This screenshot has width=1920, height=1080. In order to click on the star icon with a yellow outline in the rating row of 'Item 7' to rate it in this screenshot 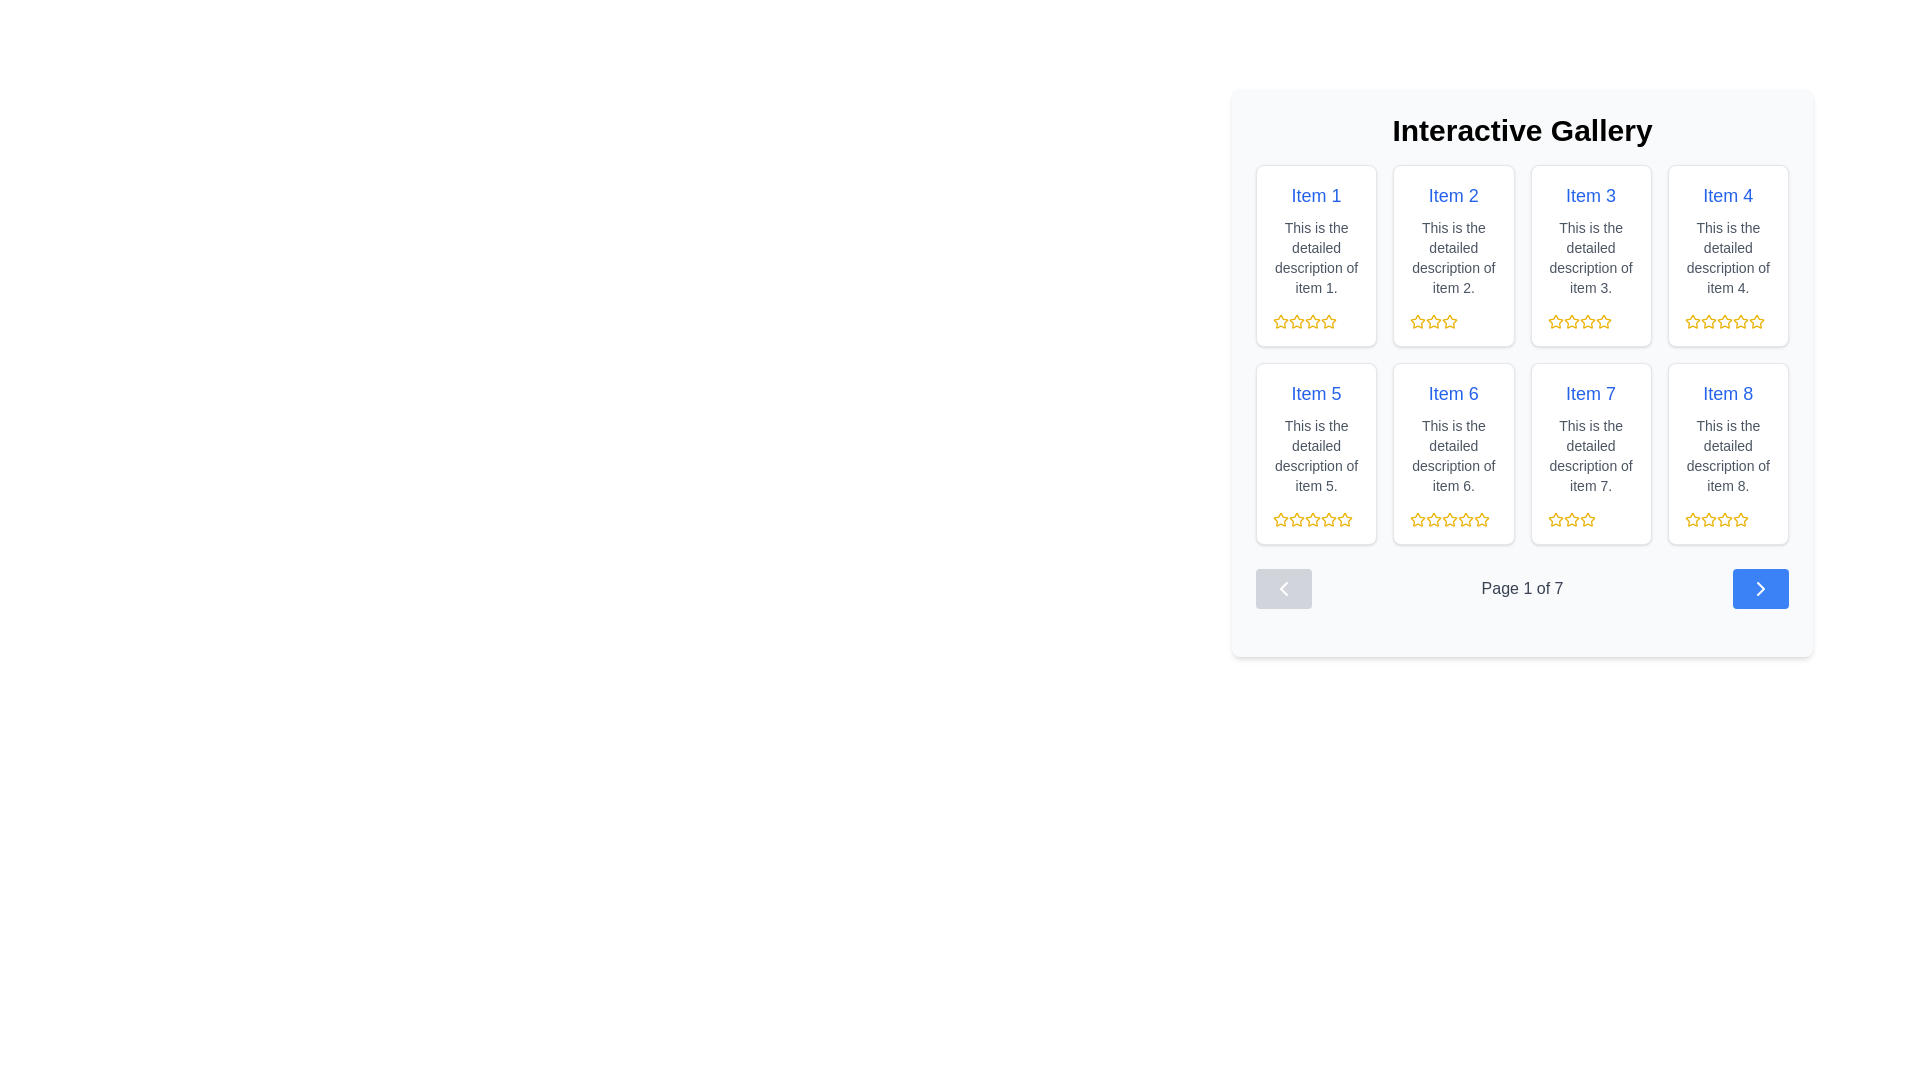, I will do `click(1554, 518)`.